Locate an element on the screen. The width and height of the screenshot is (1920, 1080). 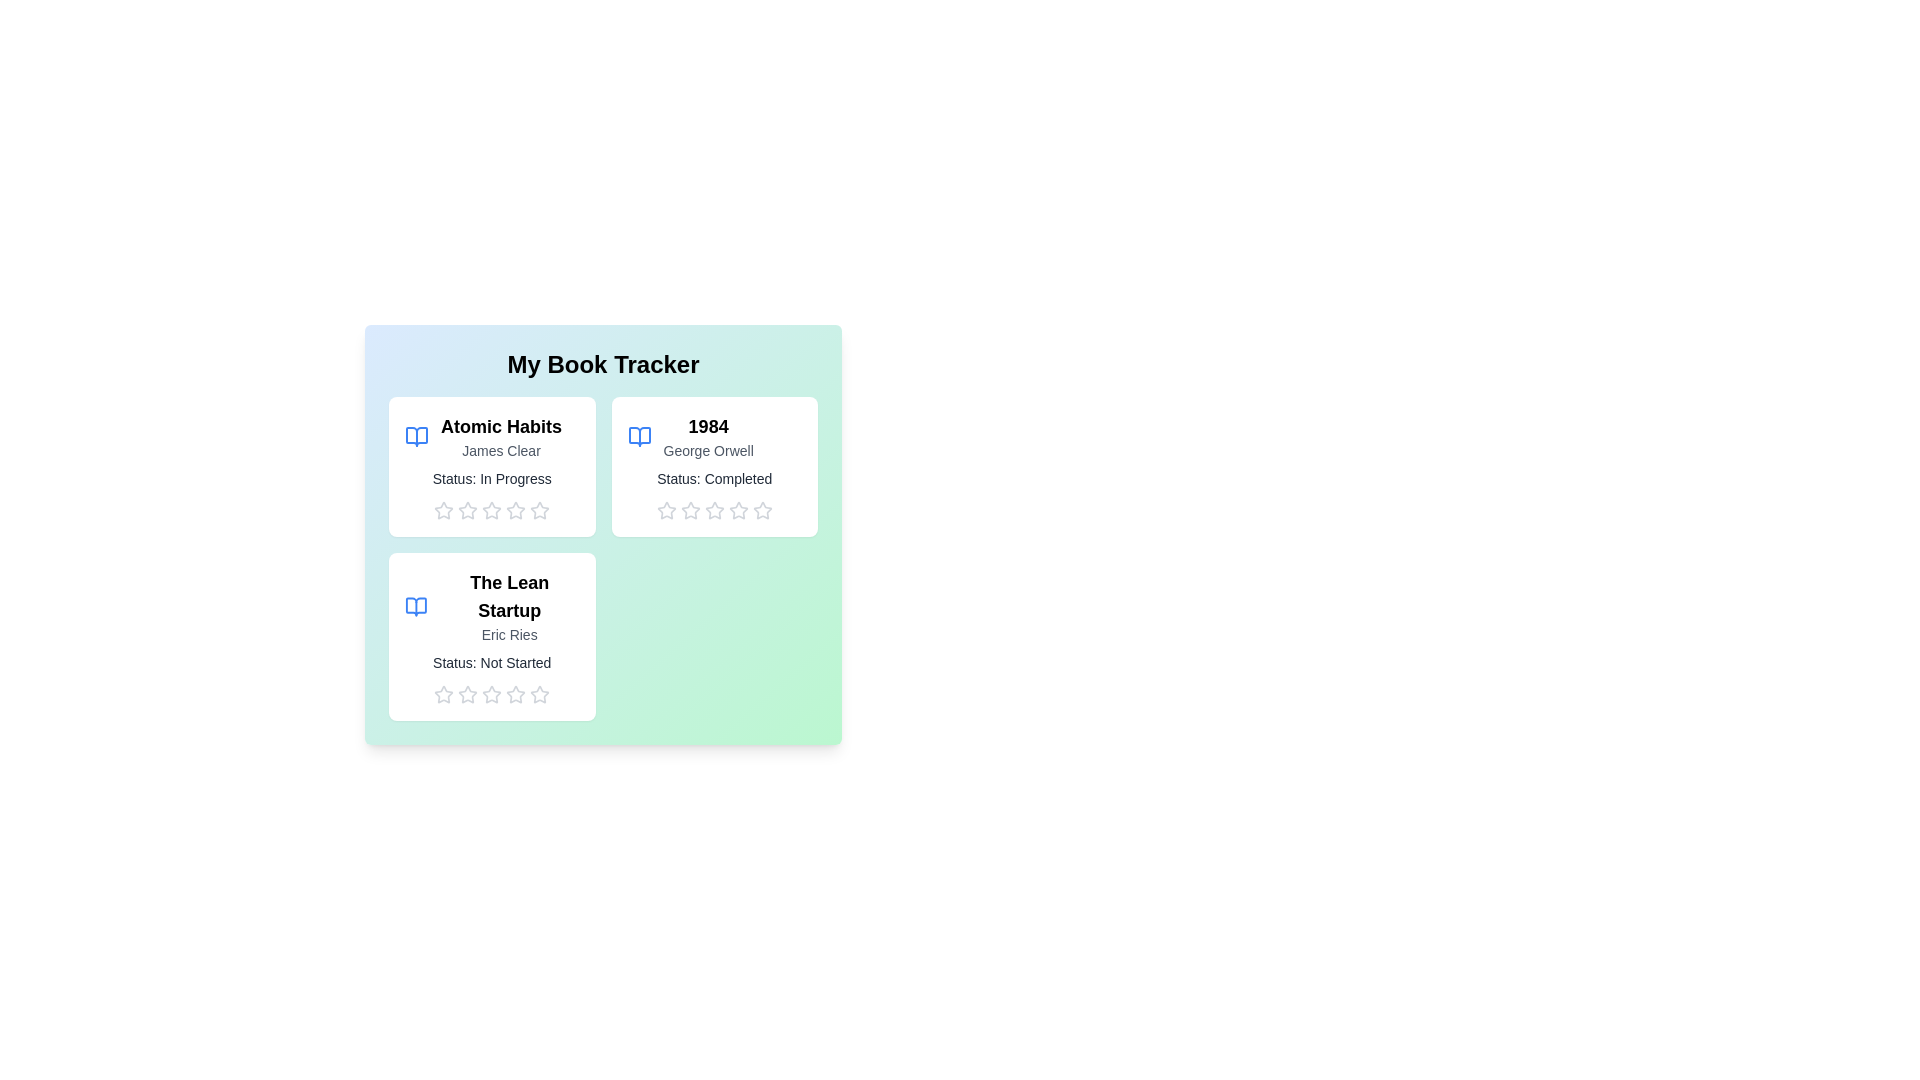
the rating for a book to 3 stars is located at coordinates (482, 509).